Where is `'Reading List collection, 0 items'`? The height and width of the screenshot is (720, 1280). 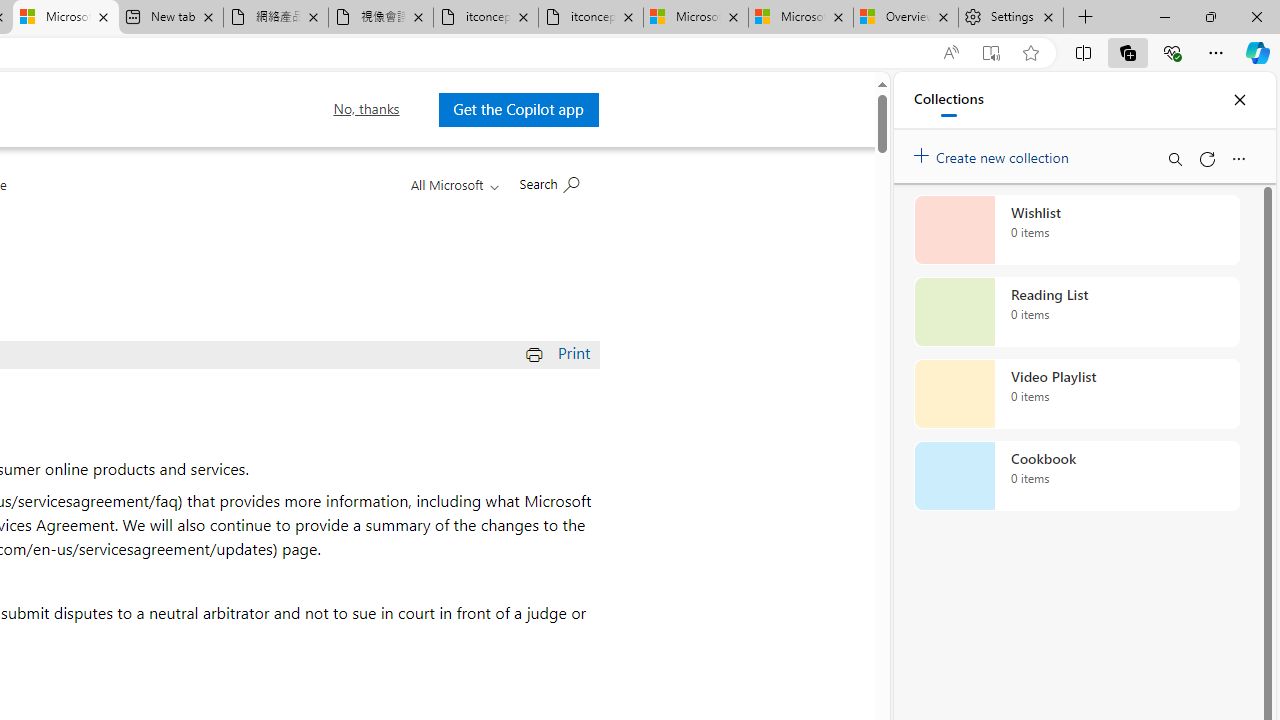 'Reading List collection, 0 items' is located at coordinates (1076, 312).